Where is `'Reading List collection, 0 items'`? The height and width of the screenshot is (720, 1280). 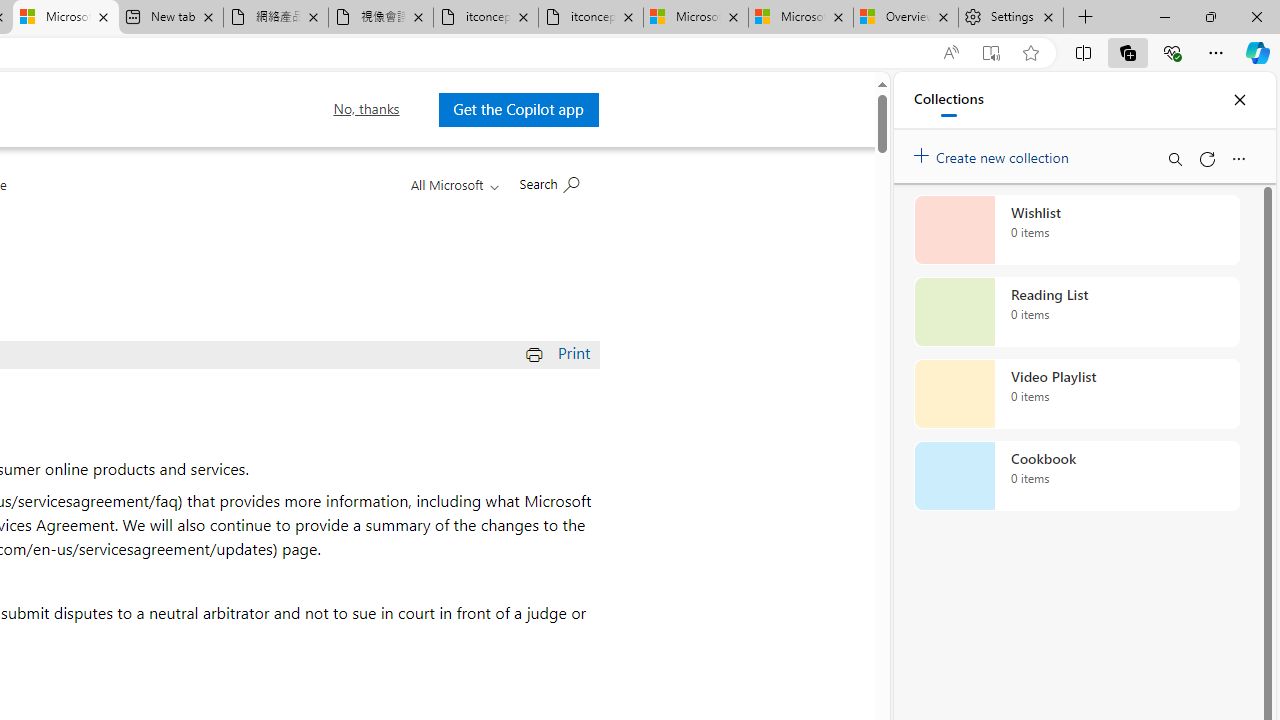 'Reading List collection, 0 items' is located at coordinates (1076, 312).